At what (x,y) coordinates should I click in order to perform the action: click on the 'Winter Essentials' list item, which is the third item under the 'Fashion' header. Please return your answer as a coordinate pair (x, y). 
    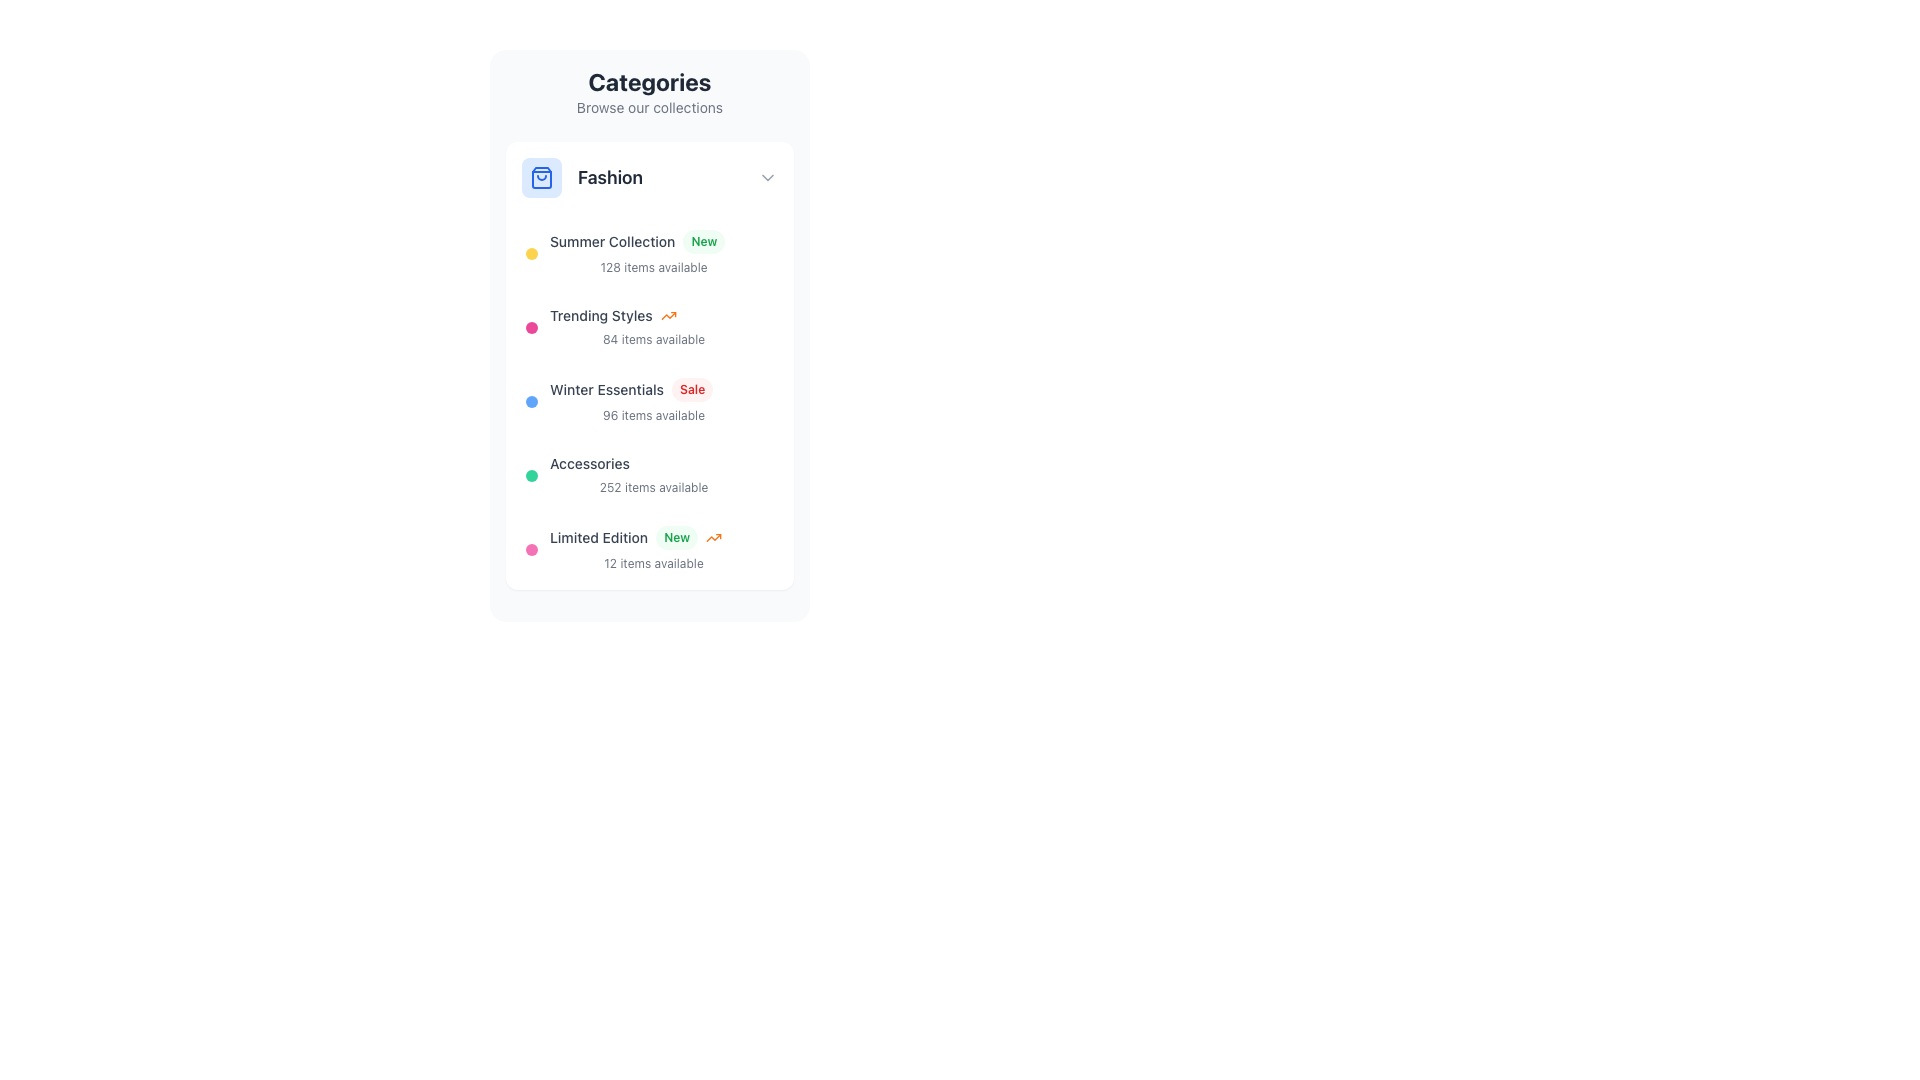
    Looking at the image, I should click on (649, 401).